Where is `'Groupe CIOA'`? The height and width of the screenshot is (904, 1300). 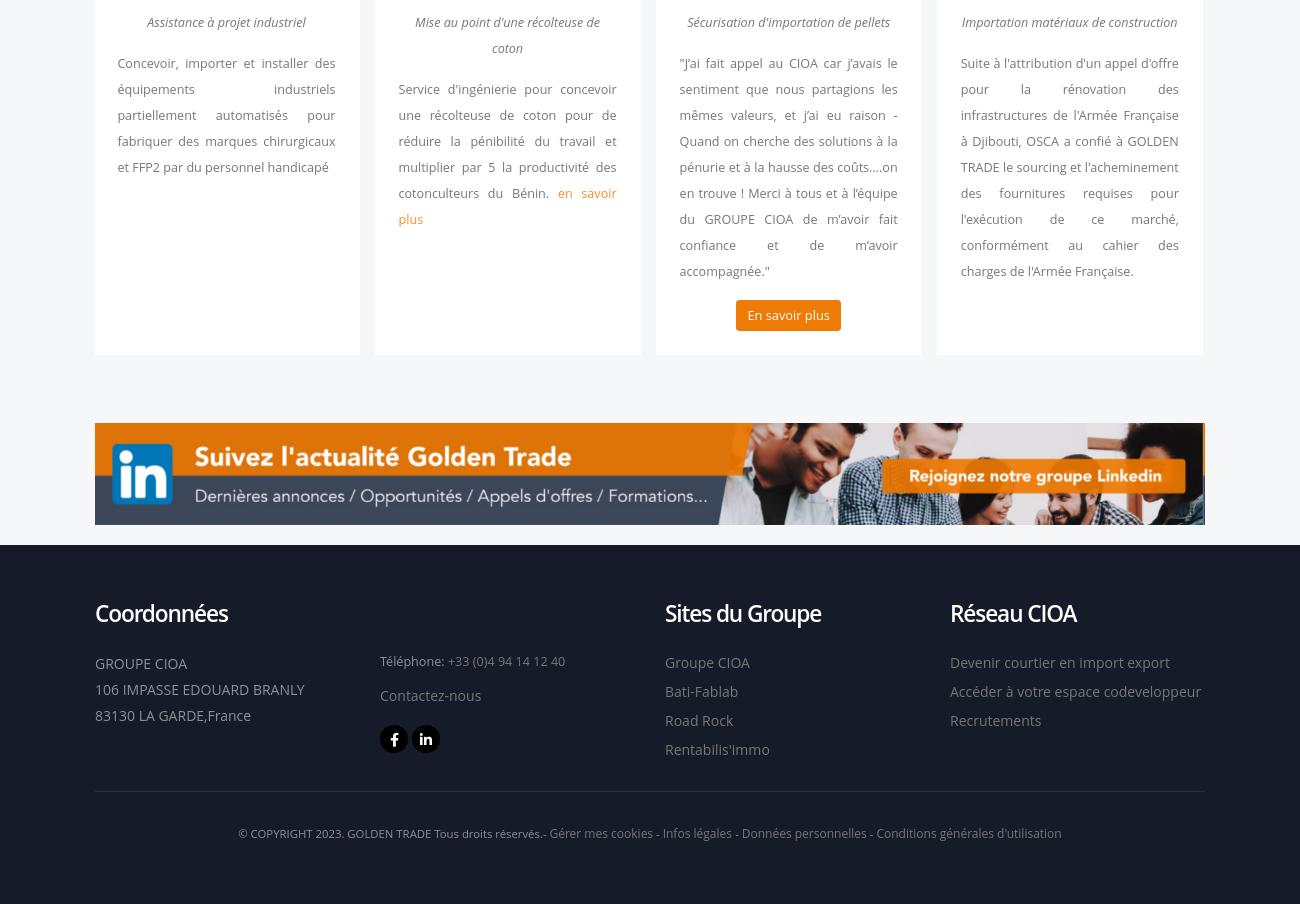
'Groupe CIOA' is located at coordinates (706, 661).